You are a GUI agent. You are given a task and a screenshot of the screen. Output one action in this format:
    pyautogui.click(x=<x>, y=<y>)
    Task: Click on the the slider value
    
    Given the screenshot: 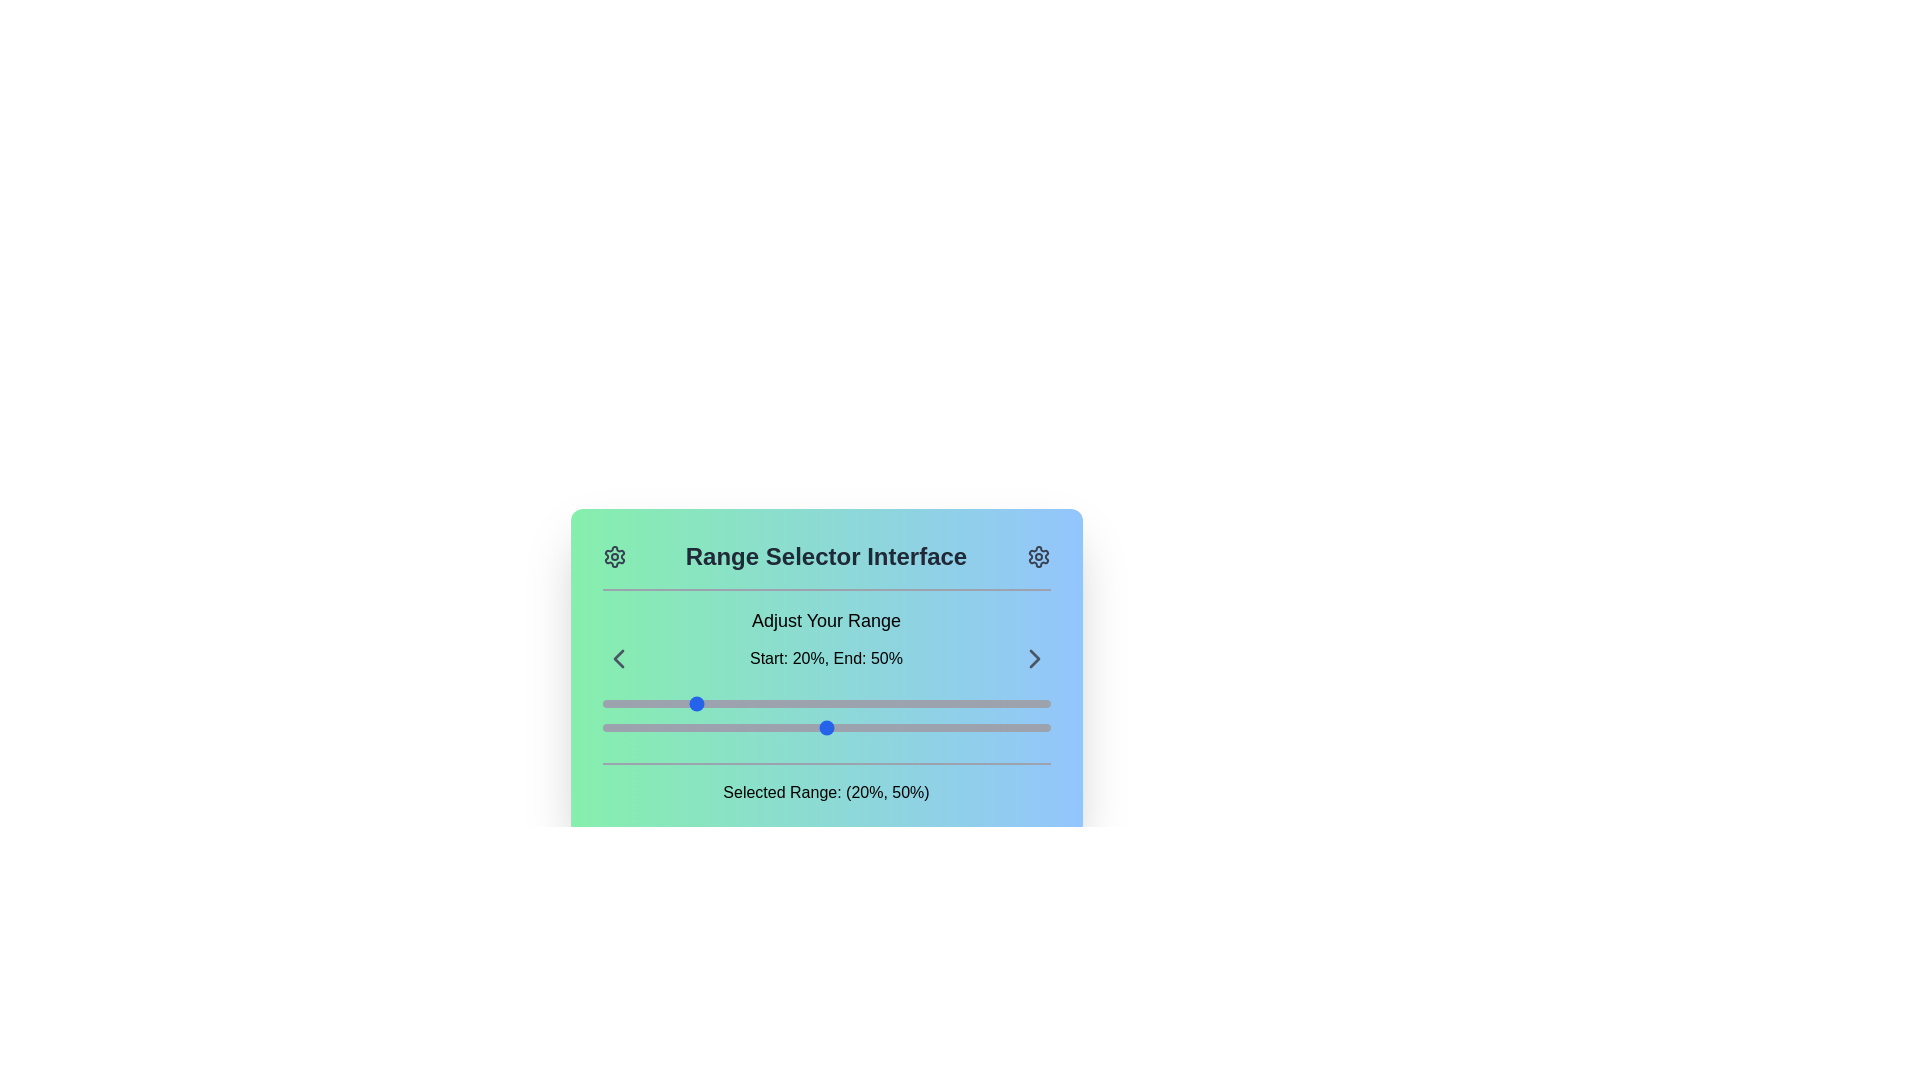 What is the action you would take?
    pyautogui.click(x=687, y=728)
    